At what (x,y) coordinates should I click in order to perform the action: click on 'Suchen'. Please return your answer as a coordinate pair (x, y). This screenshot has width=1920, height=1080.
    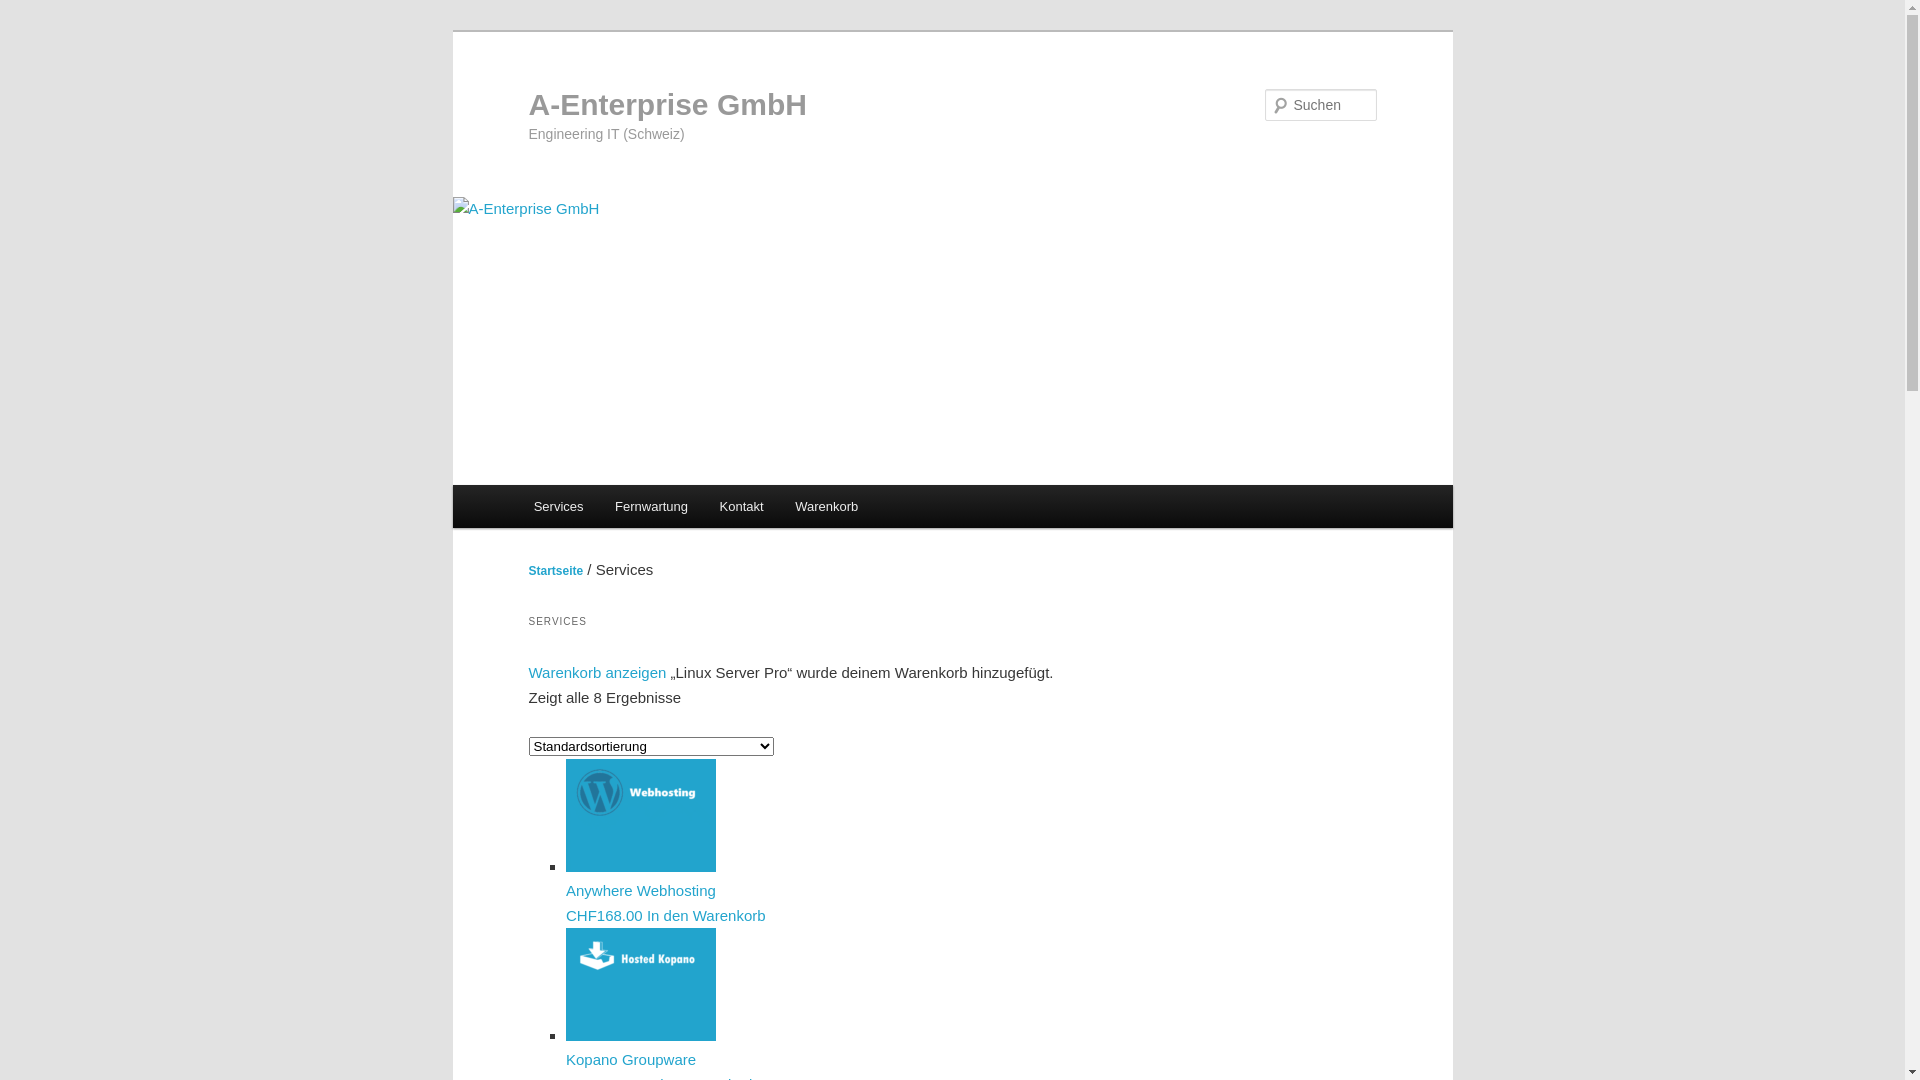
    Looking at the image, I should click on (33, 11).